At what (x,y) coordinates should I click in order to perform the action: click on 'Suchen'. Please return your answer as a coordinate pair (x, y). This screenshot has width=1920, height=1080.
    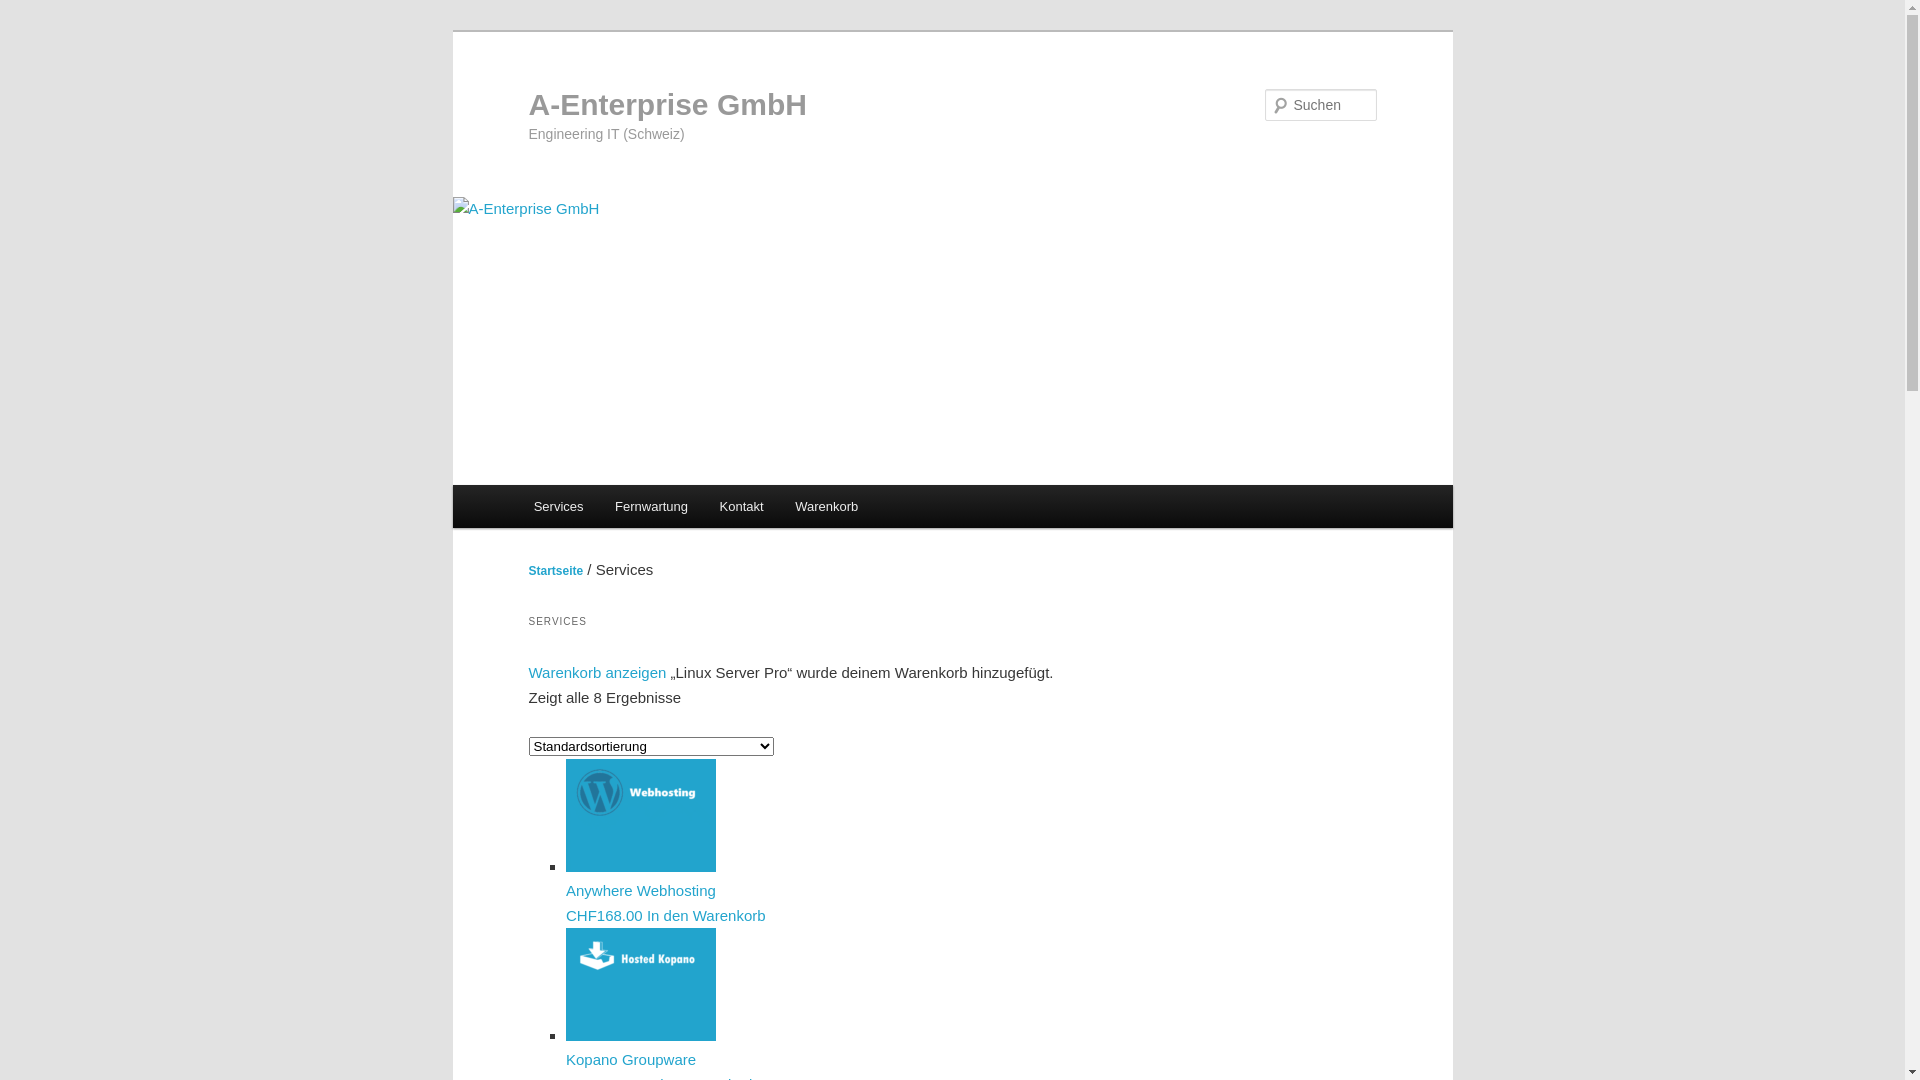
    Looking at the image, I should click on (33, 11).